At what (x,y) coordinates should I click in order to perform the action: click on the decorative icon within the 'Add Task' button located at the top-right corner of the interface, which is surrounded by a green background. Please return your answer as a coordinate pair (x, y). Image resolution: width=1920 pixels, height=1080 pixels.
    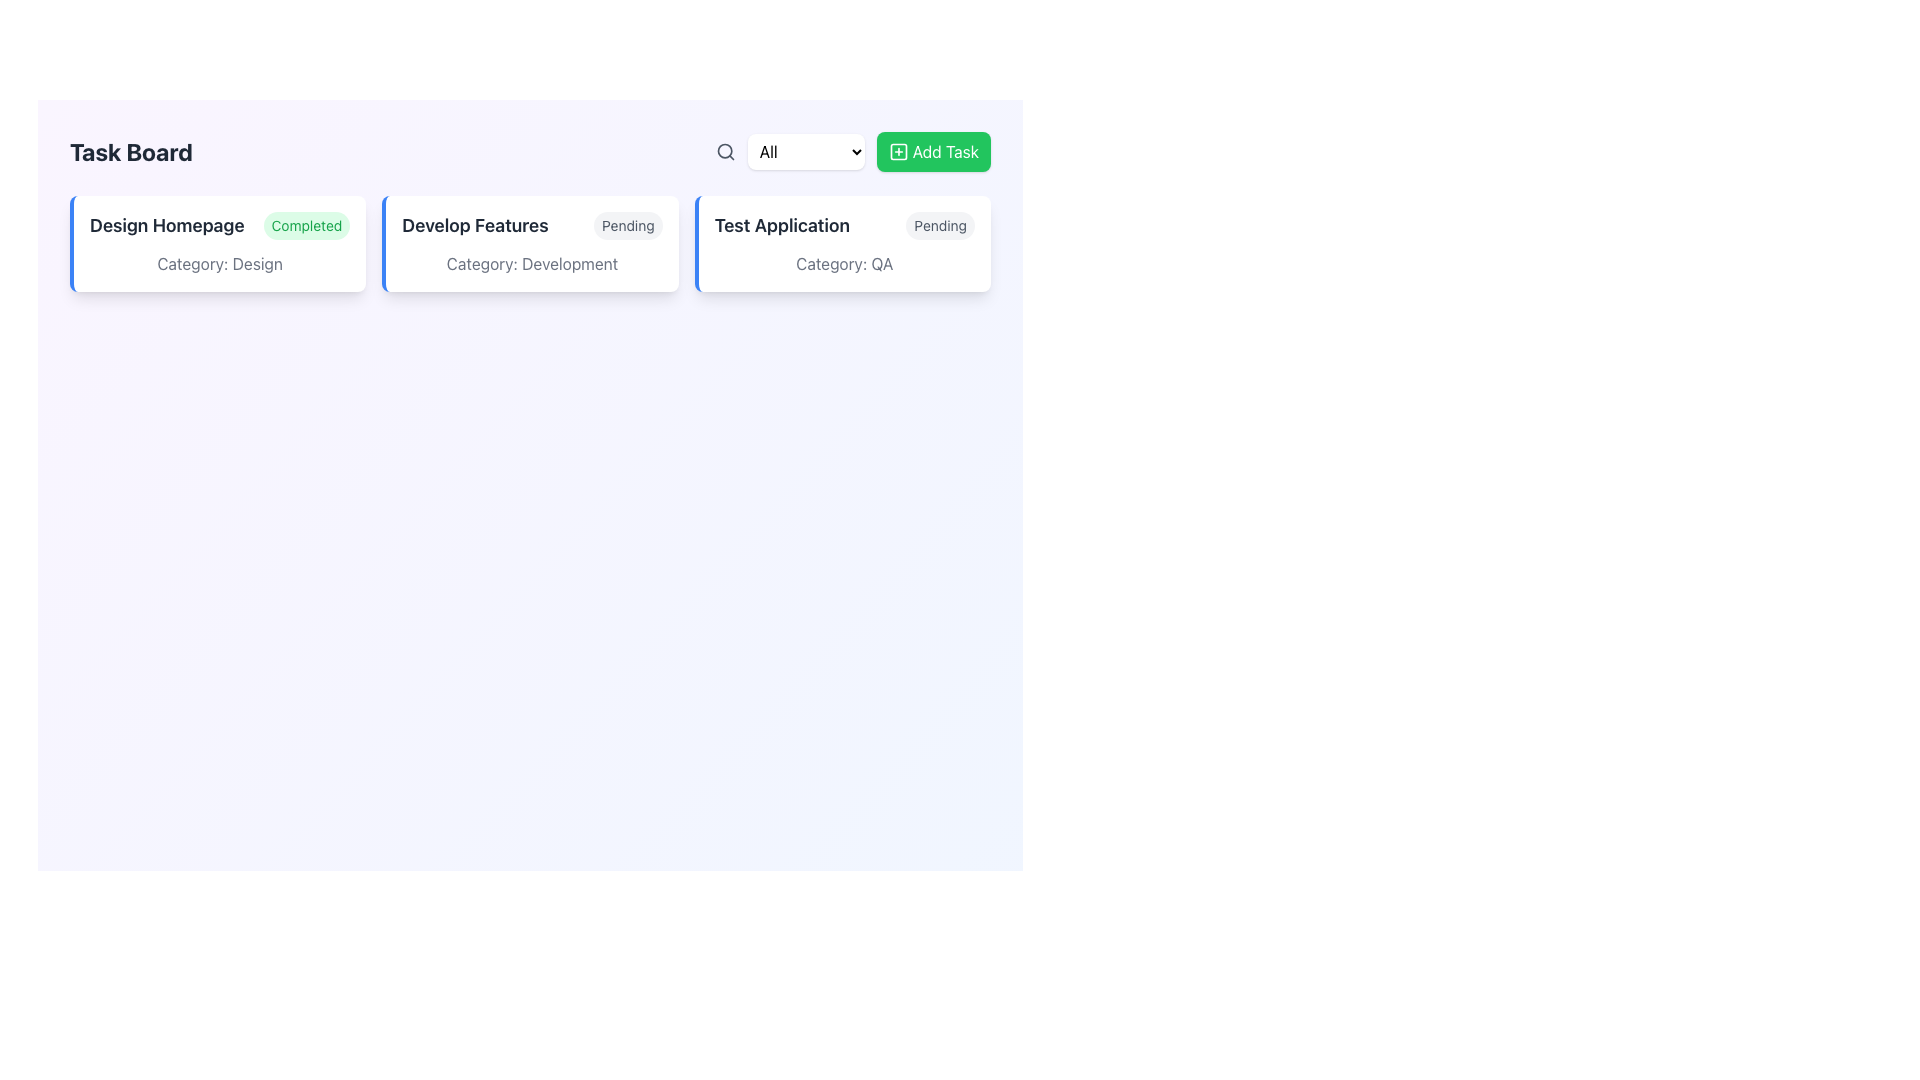
    Looking at the image, I should click on (897, 150).